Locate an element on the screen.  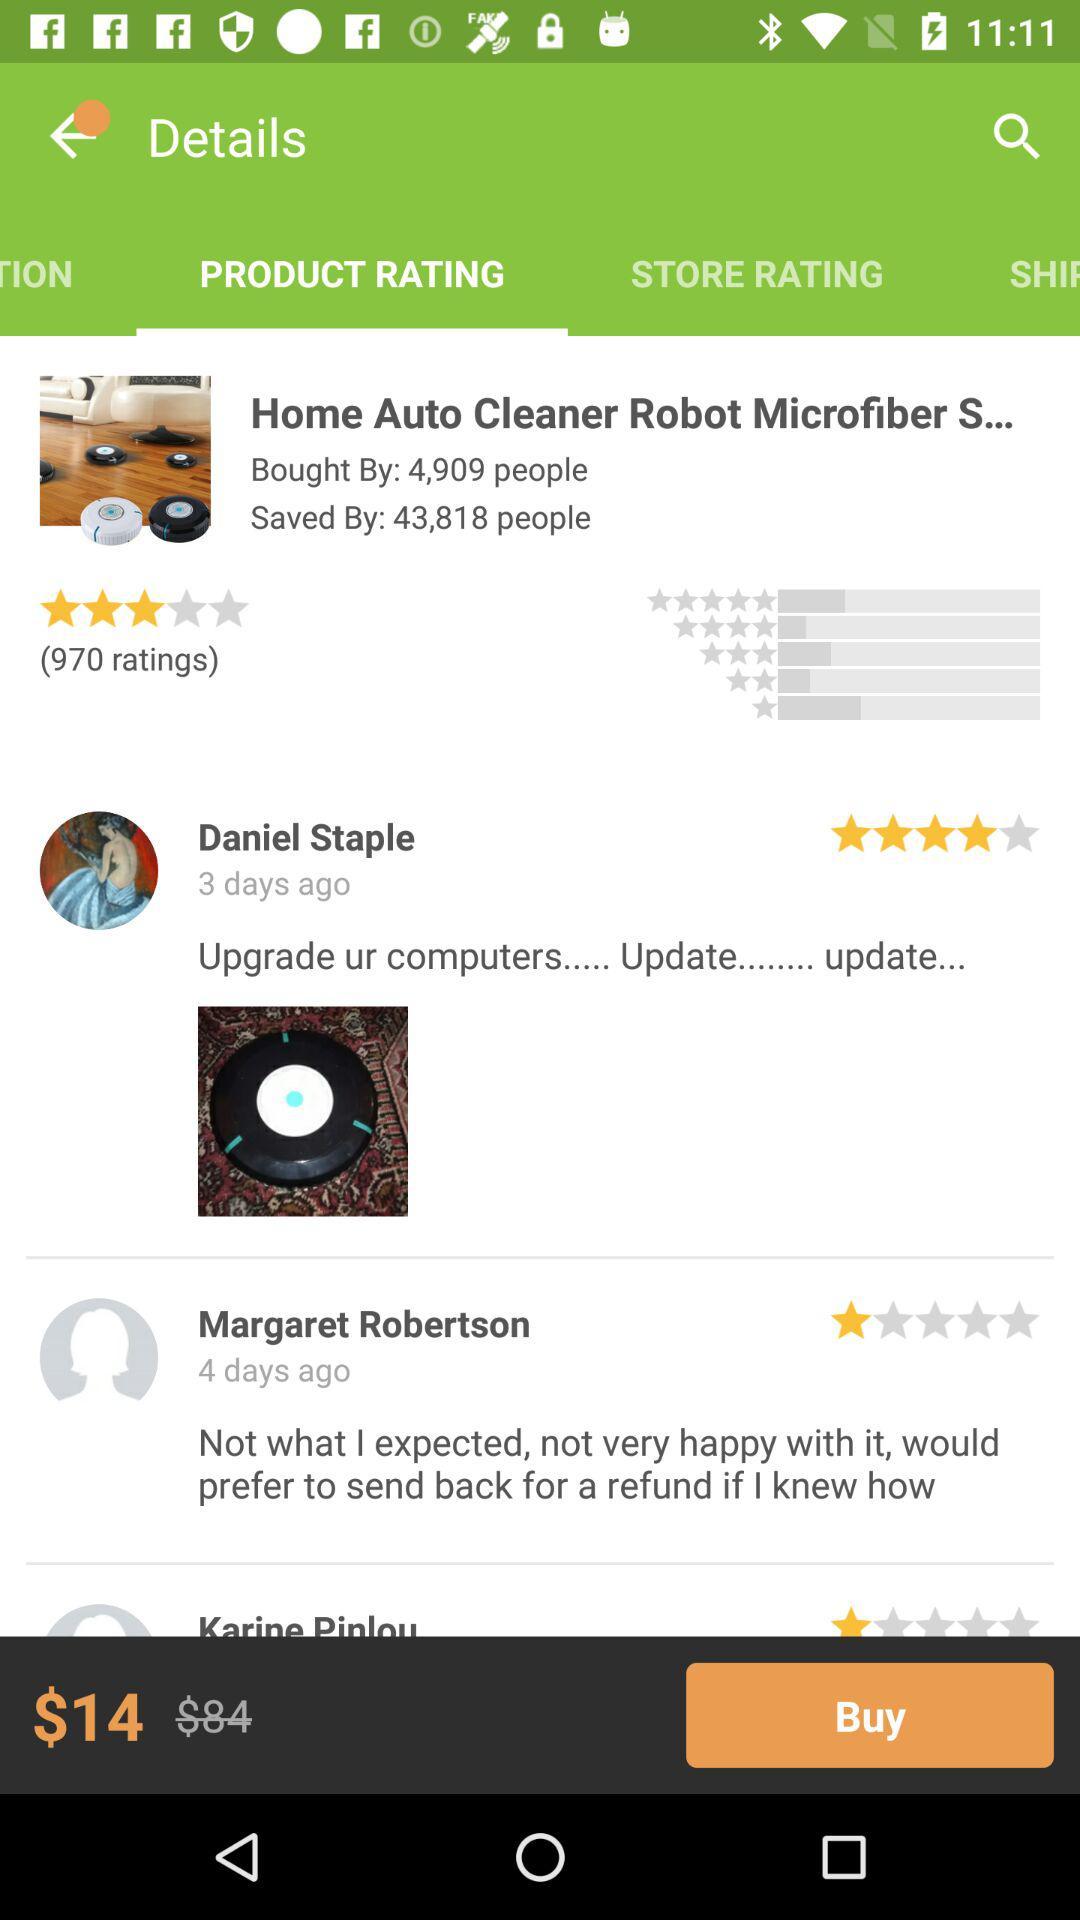
icon to the right of $84 item is located at coordinates (869, 1714).